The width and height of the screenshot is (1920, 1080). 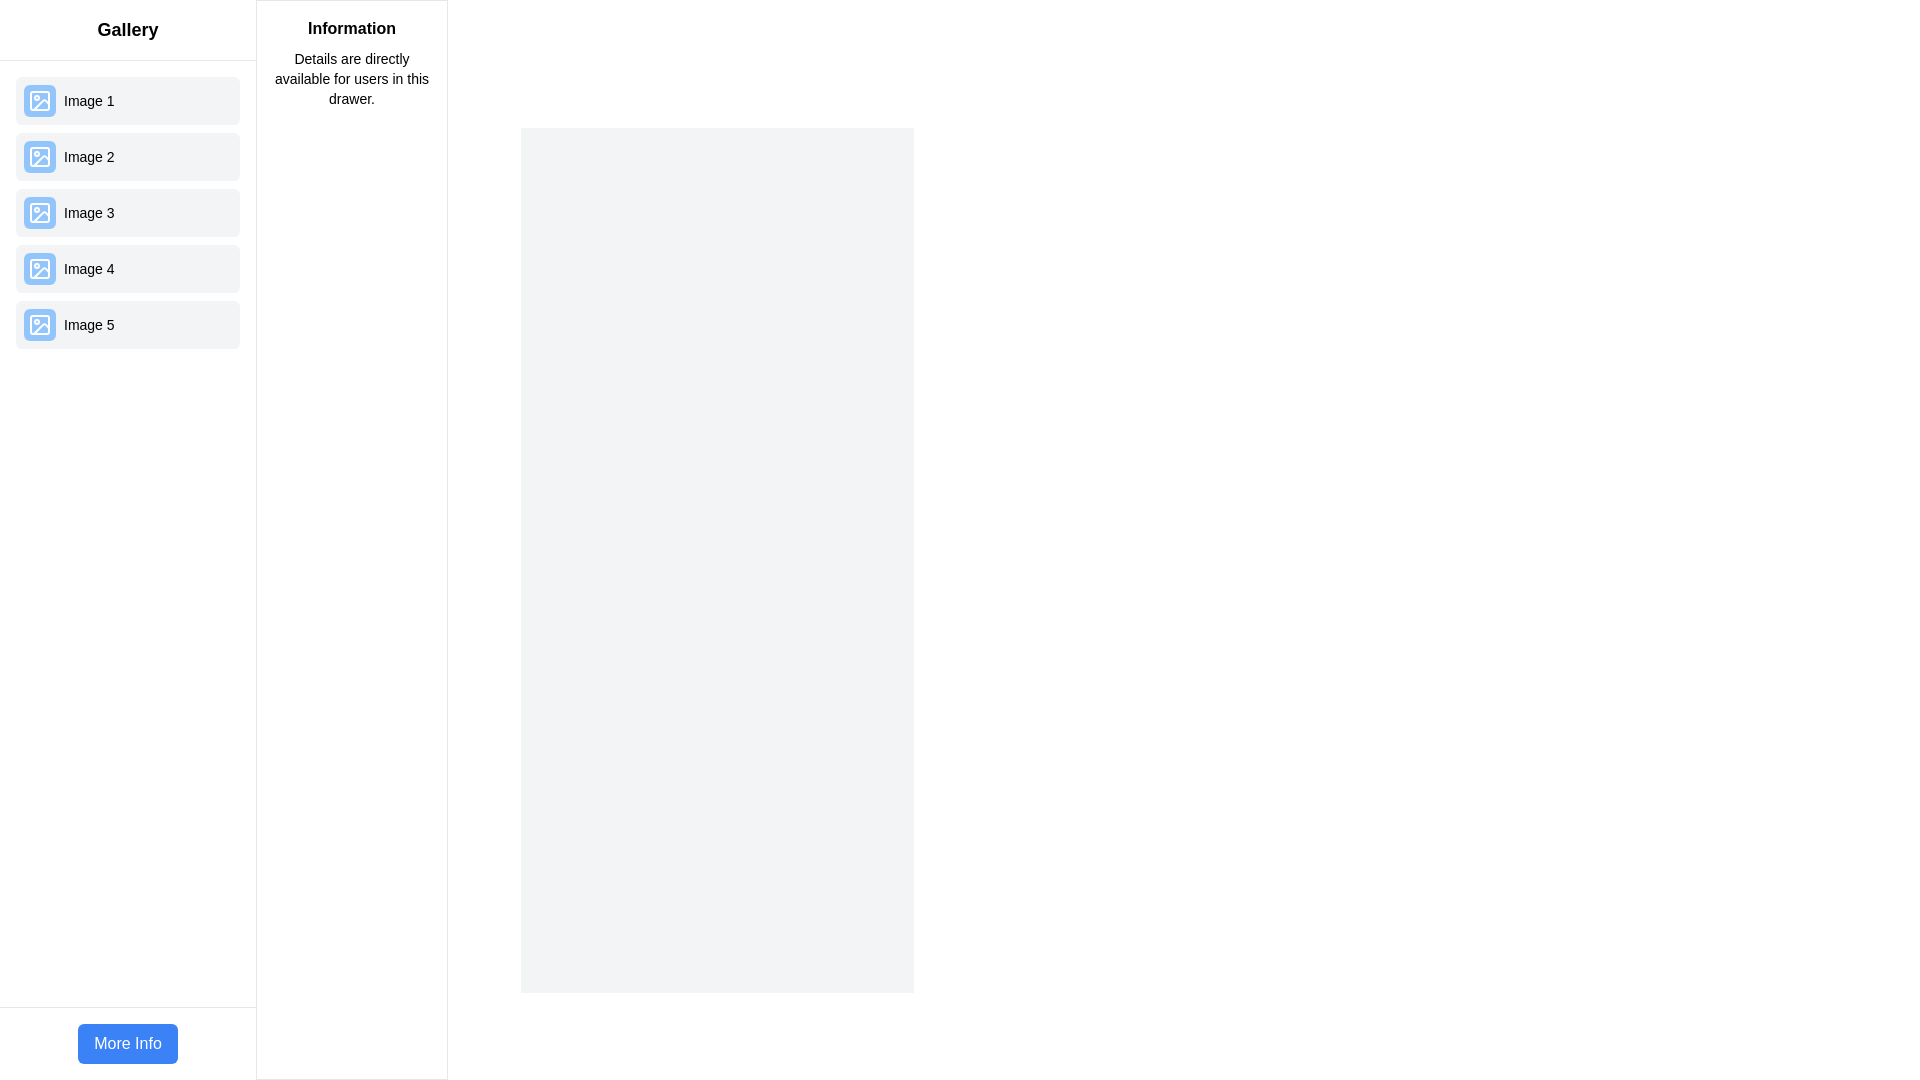 What do you see at coordinates (88, 323) in the screenshot?
I see `the text label displaying 'Image 5', which is located in the 'Gallery' section beneath a blue square icon representing an image, and is the fifth item in the list` at bounding box center [88, 323].